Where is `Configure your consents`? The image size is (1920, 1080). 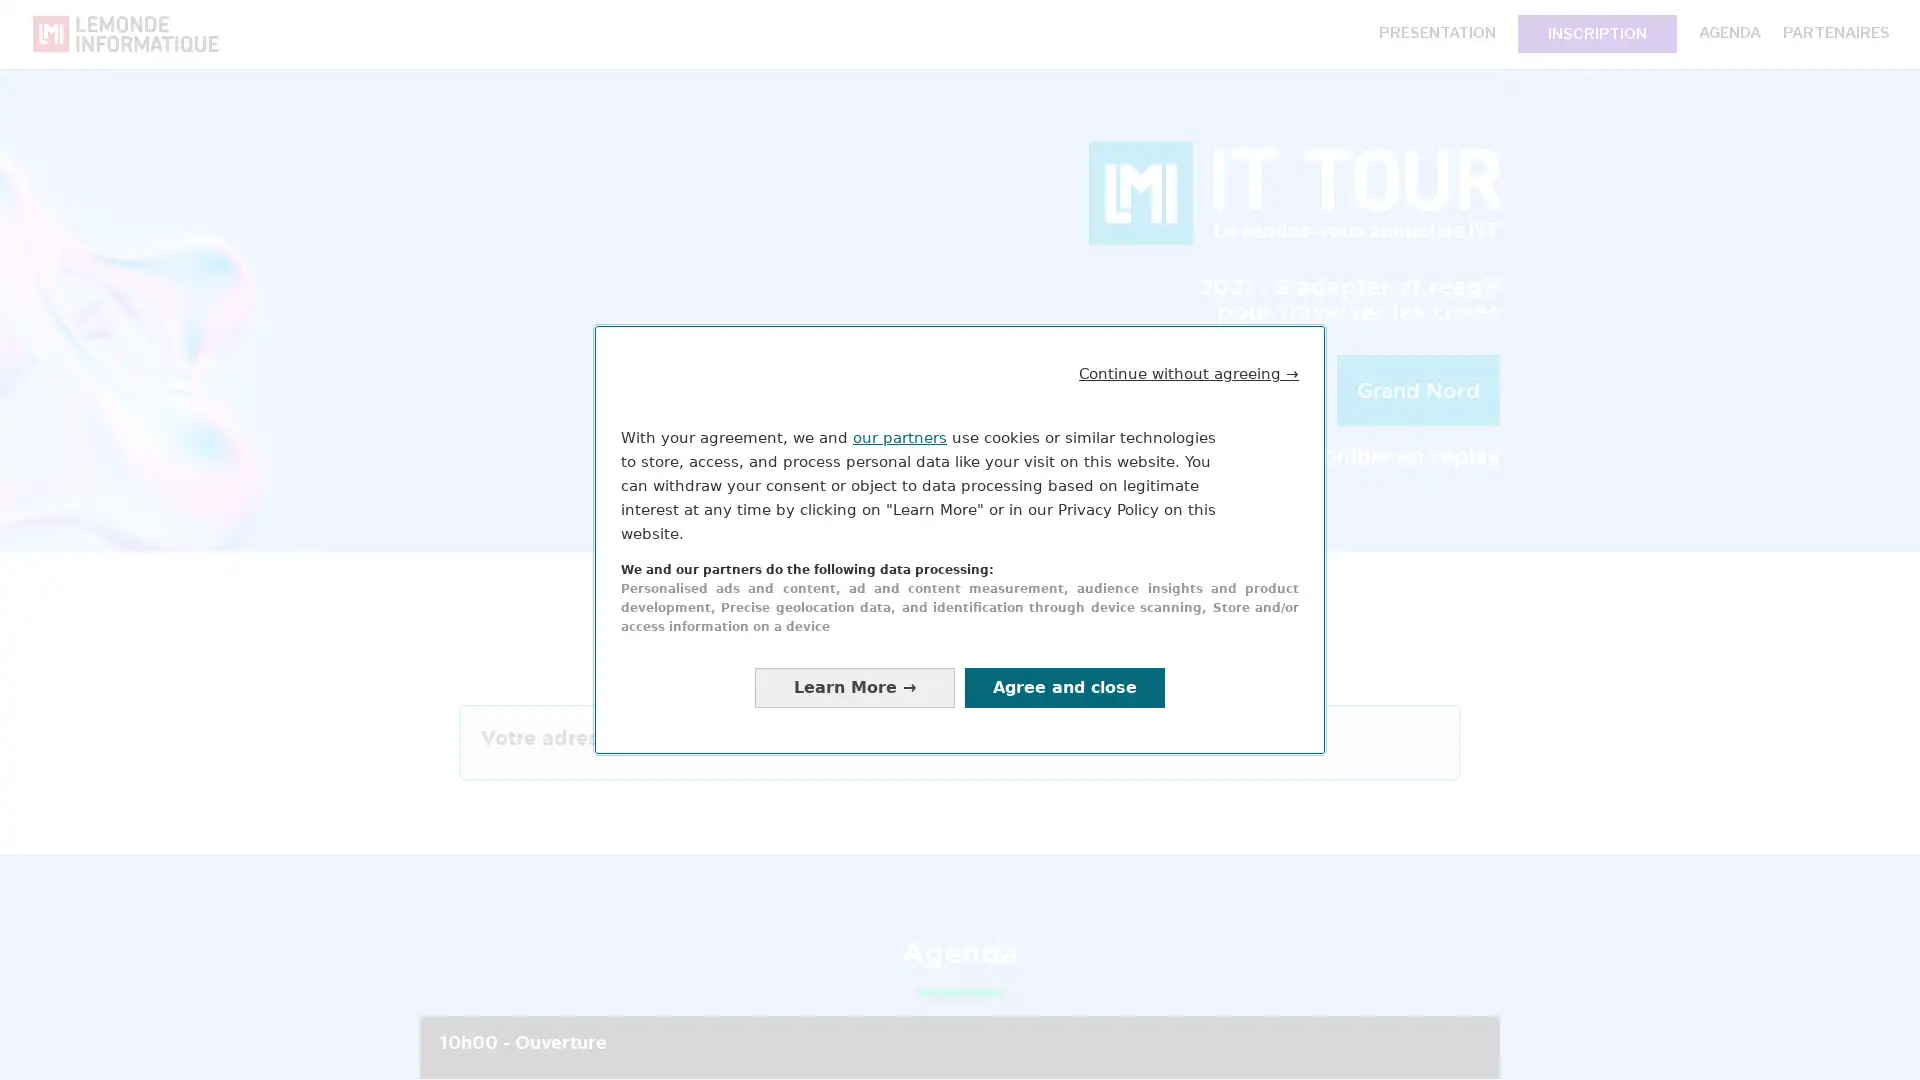 Configure your consents is located at coordinates (854, 686).